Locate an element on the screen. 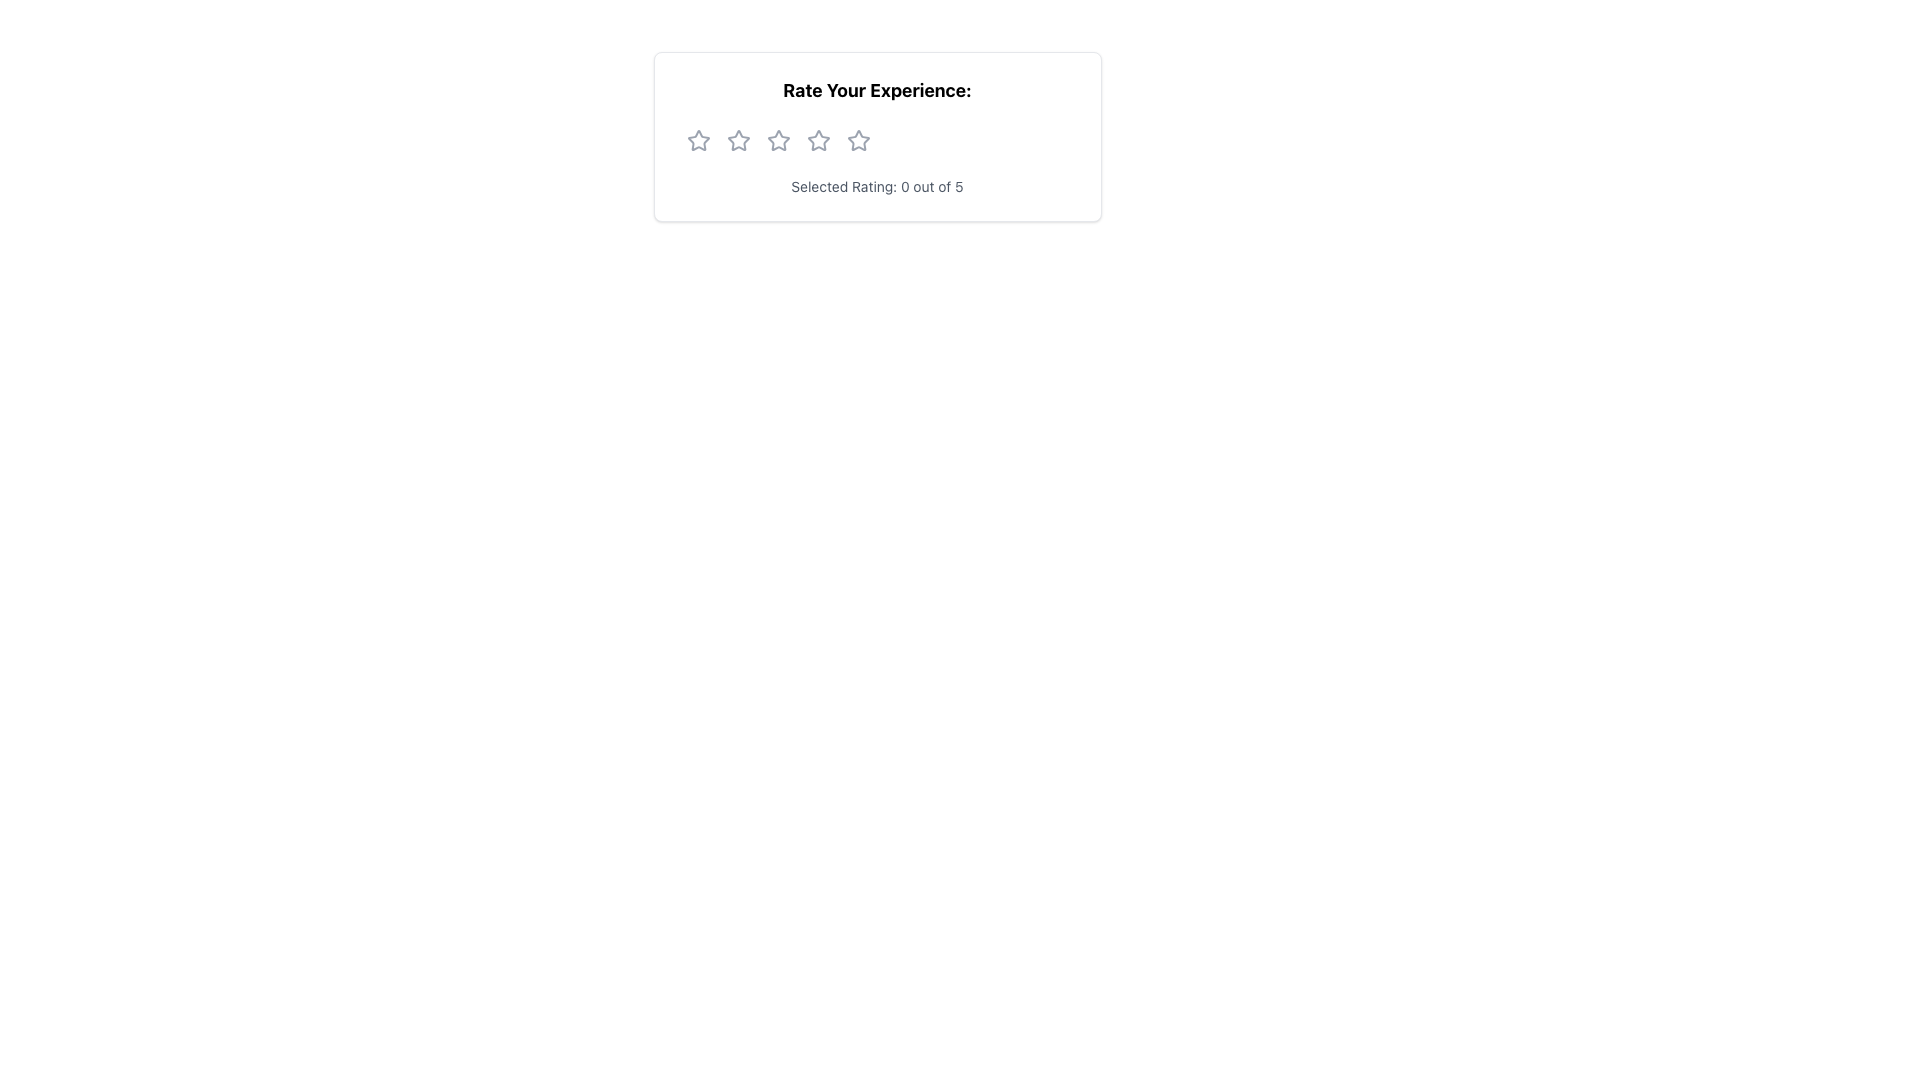 This screenshot has height=1080, width=1920. the first star icon in the 'Rate Your Experience:' section is located at coordinates (698, 140).